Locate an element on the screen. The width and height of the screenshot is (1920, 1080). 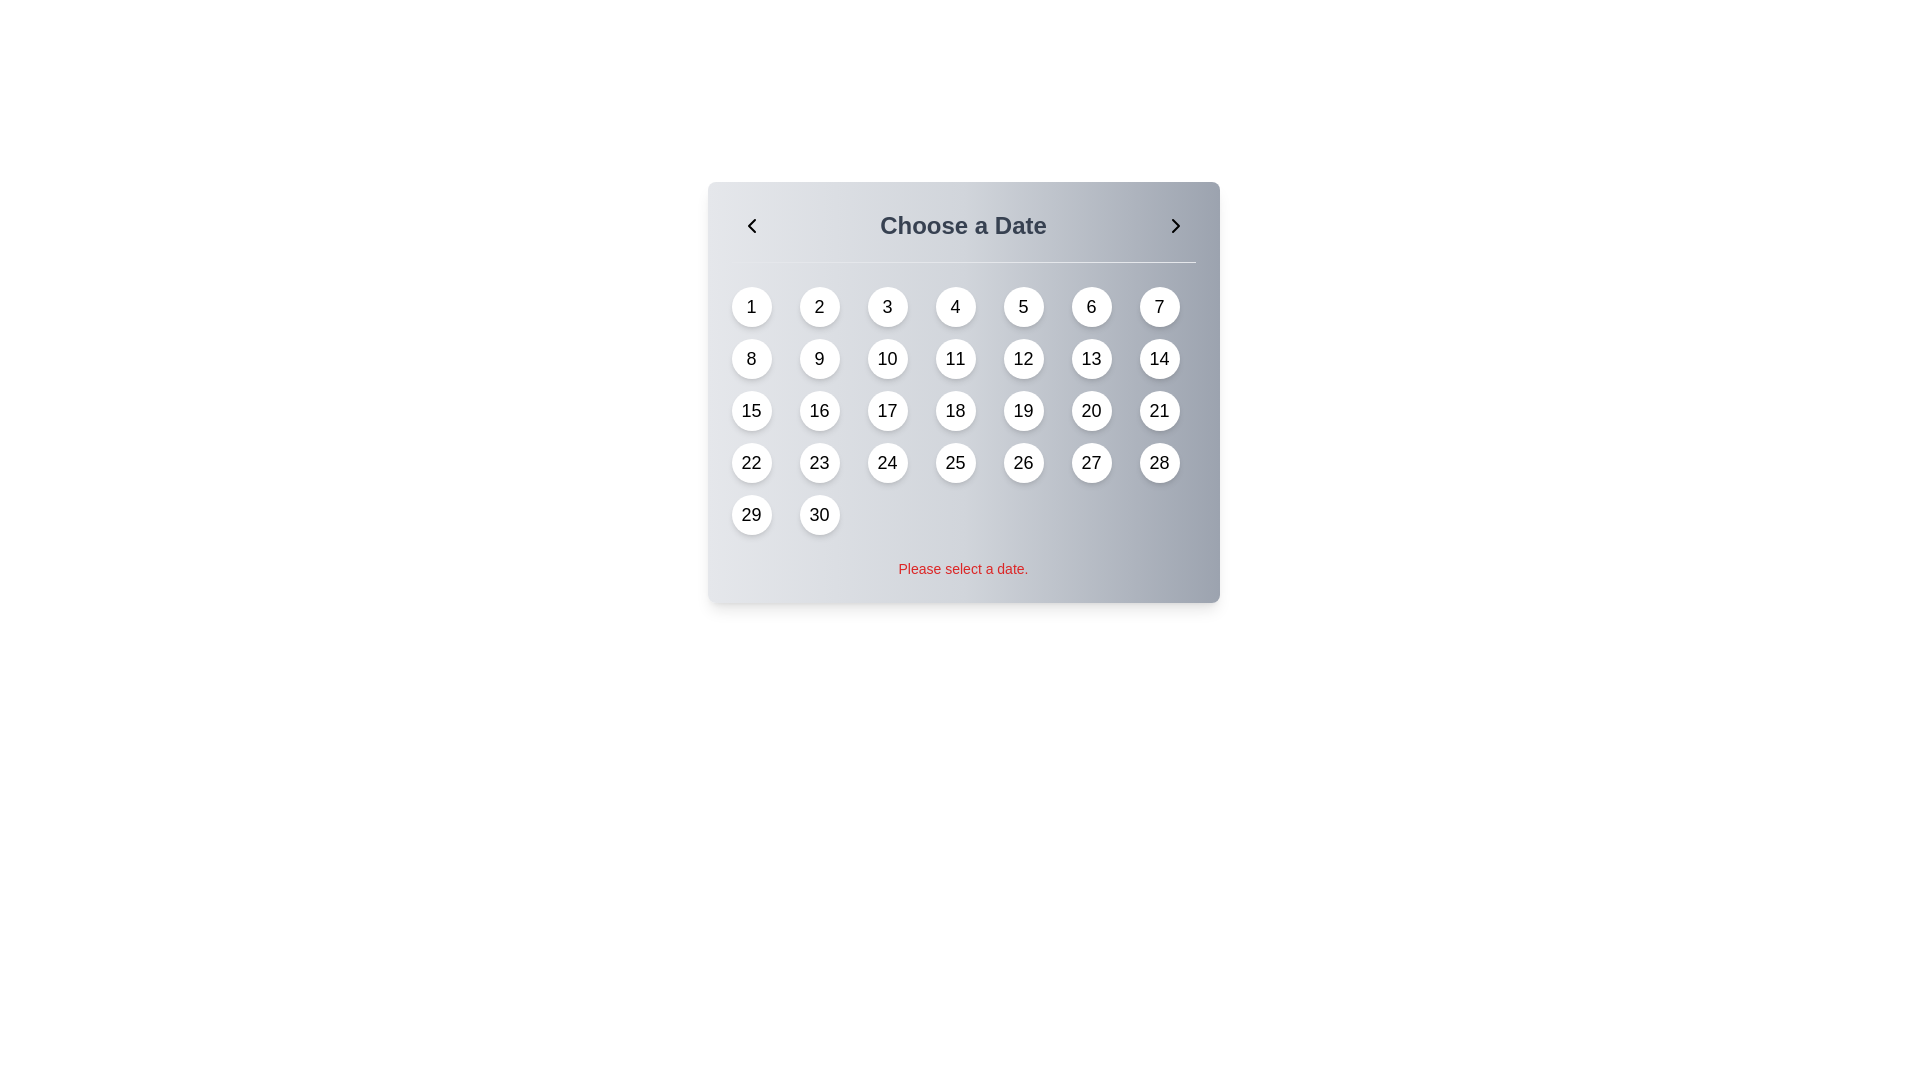
the button representing the date '21' in the calendar interface is located at coordinates (1159, 410).